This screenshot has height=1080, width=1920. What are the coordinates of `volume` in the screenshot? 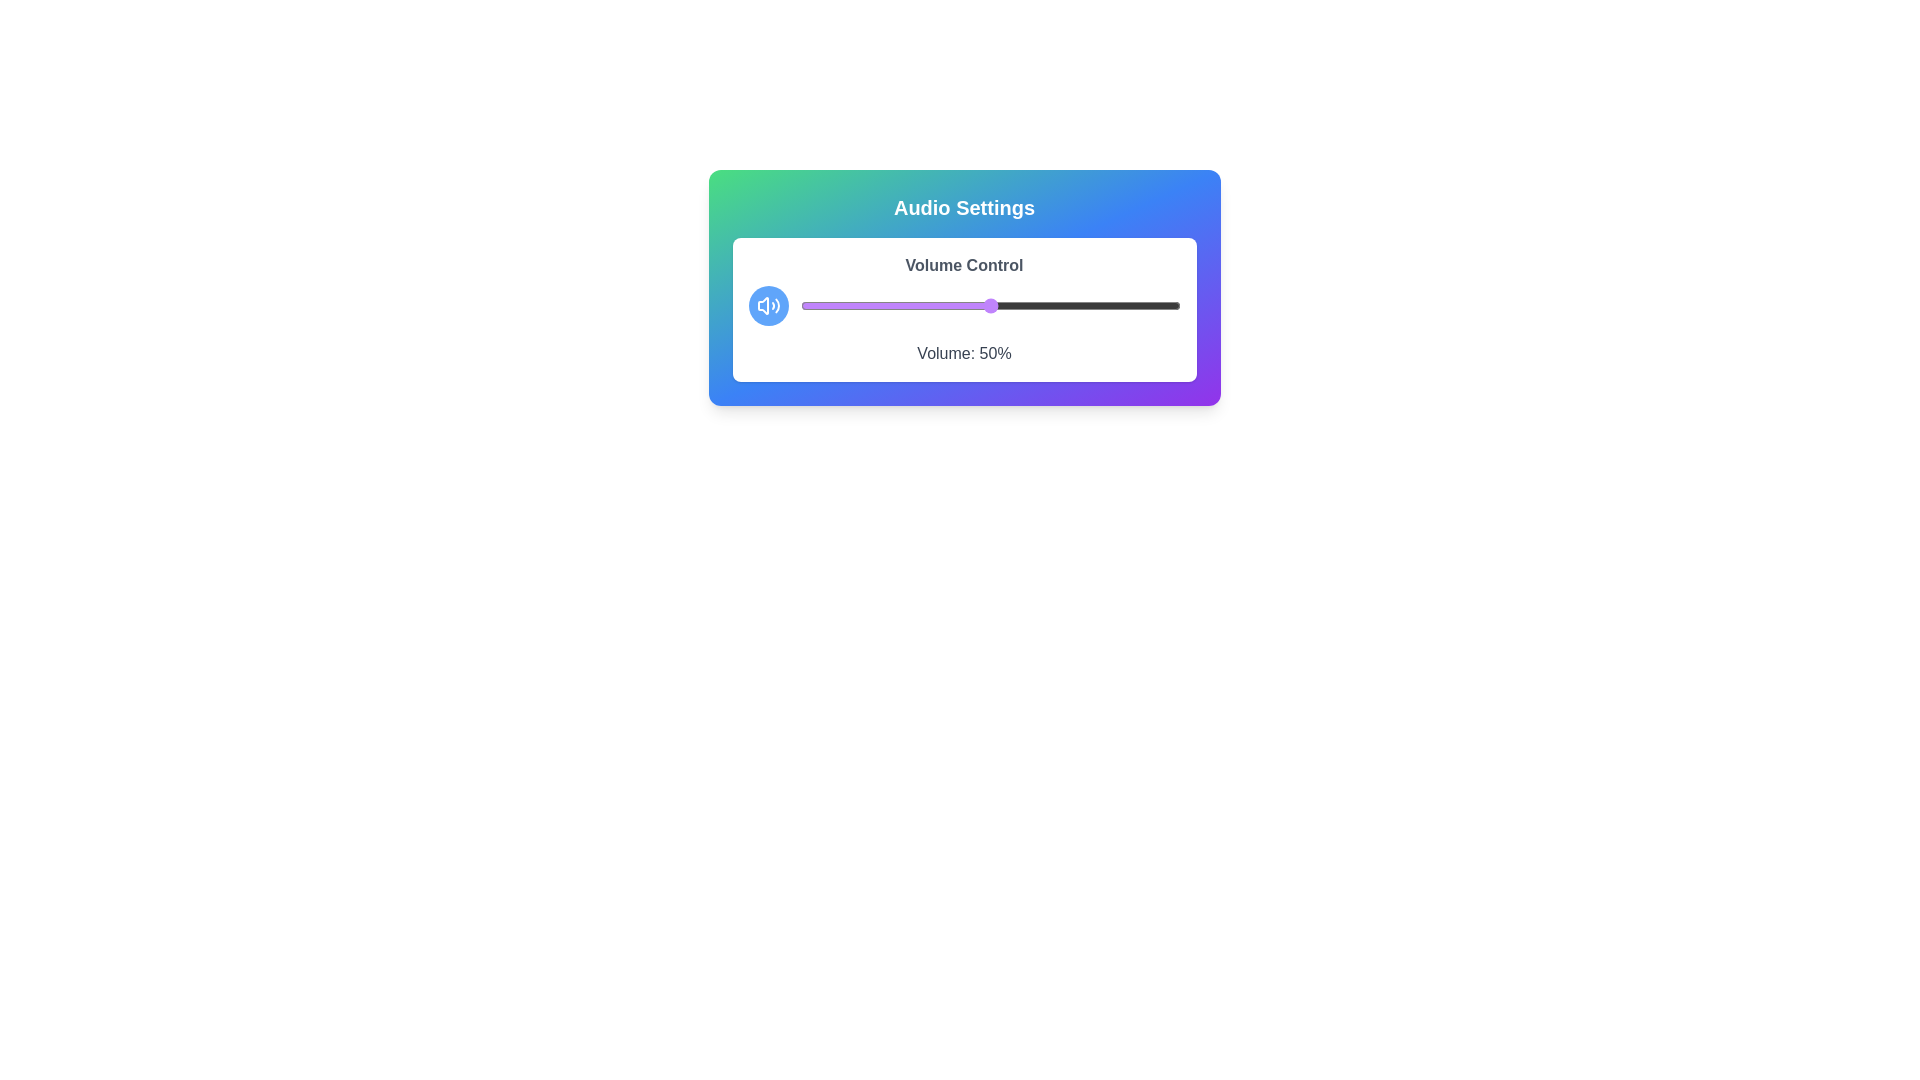 It's located at (1176, 305).